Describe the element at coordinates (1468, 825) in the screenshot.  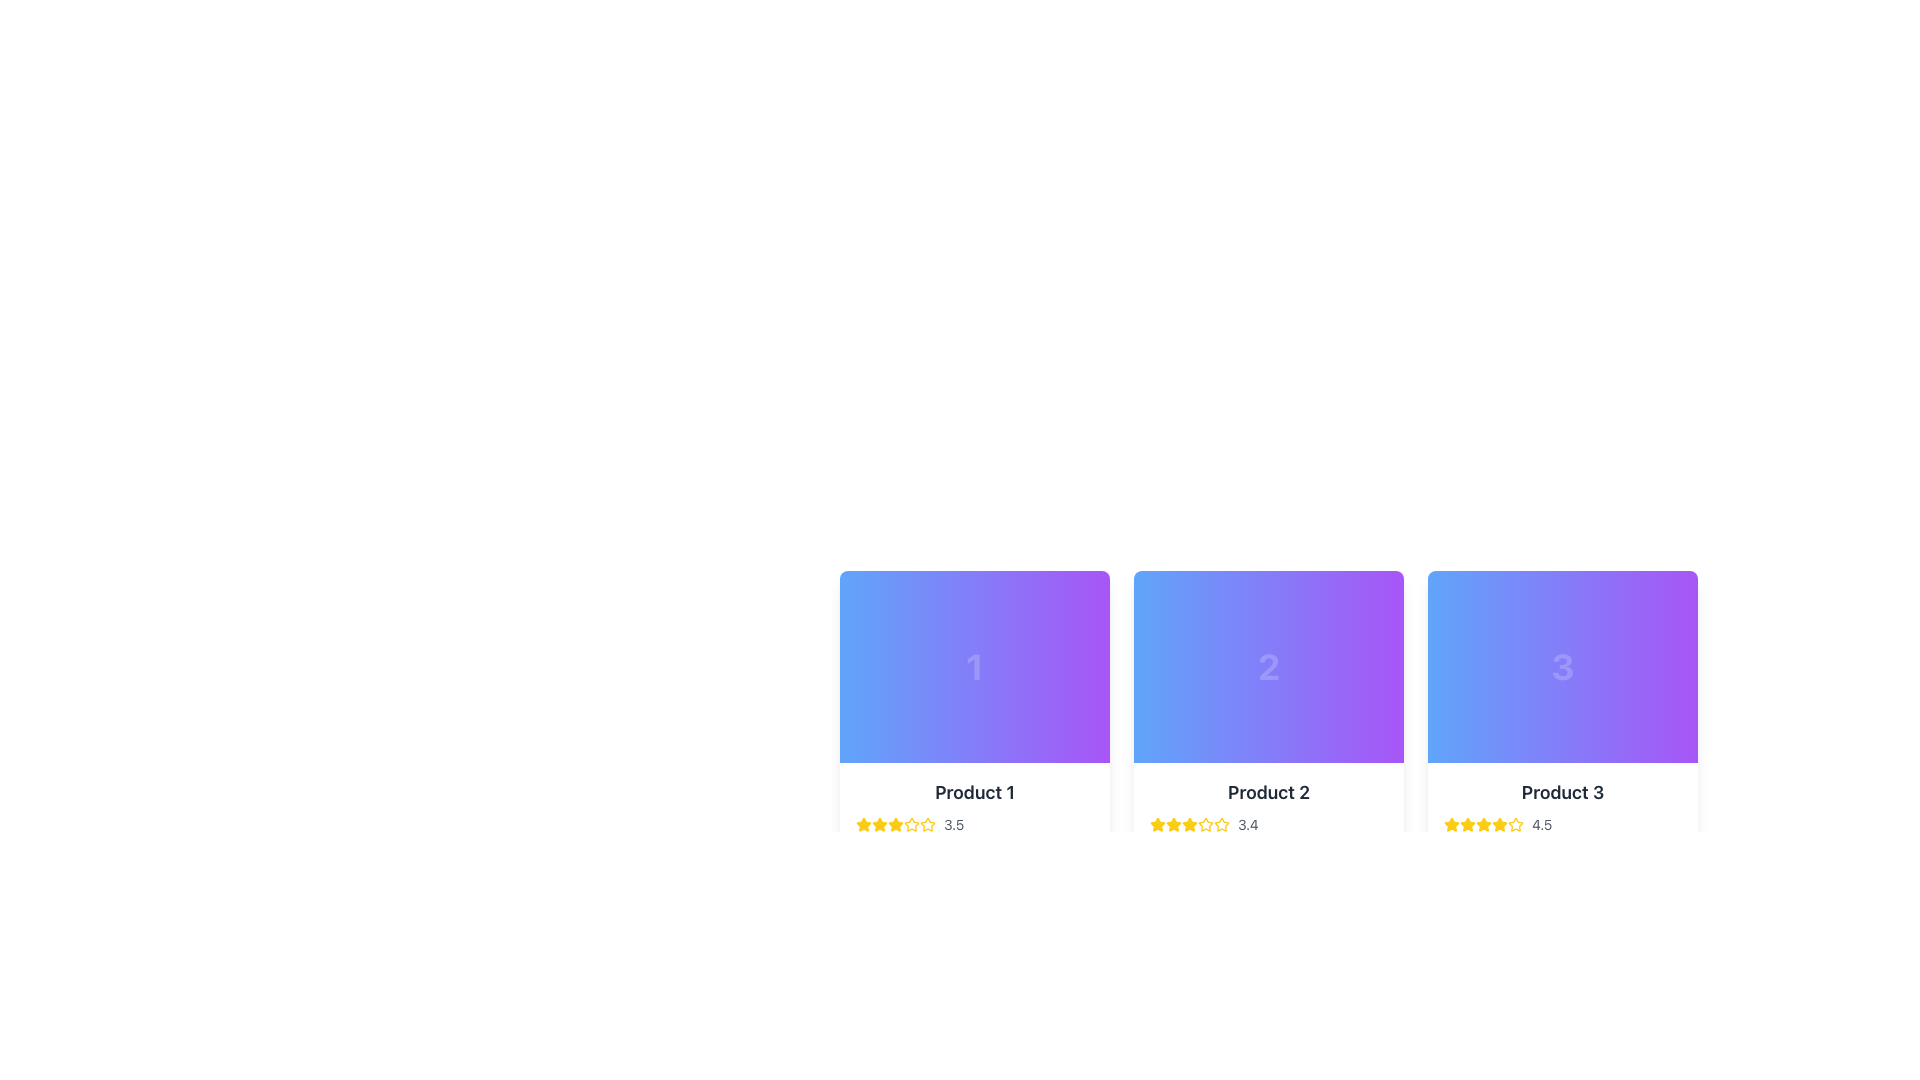
I see `the third star icon in the 5-star rating system located below the 'Product 3' card to indicate a fractional rating` at that location.